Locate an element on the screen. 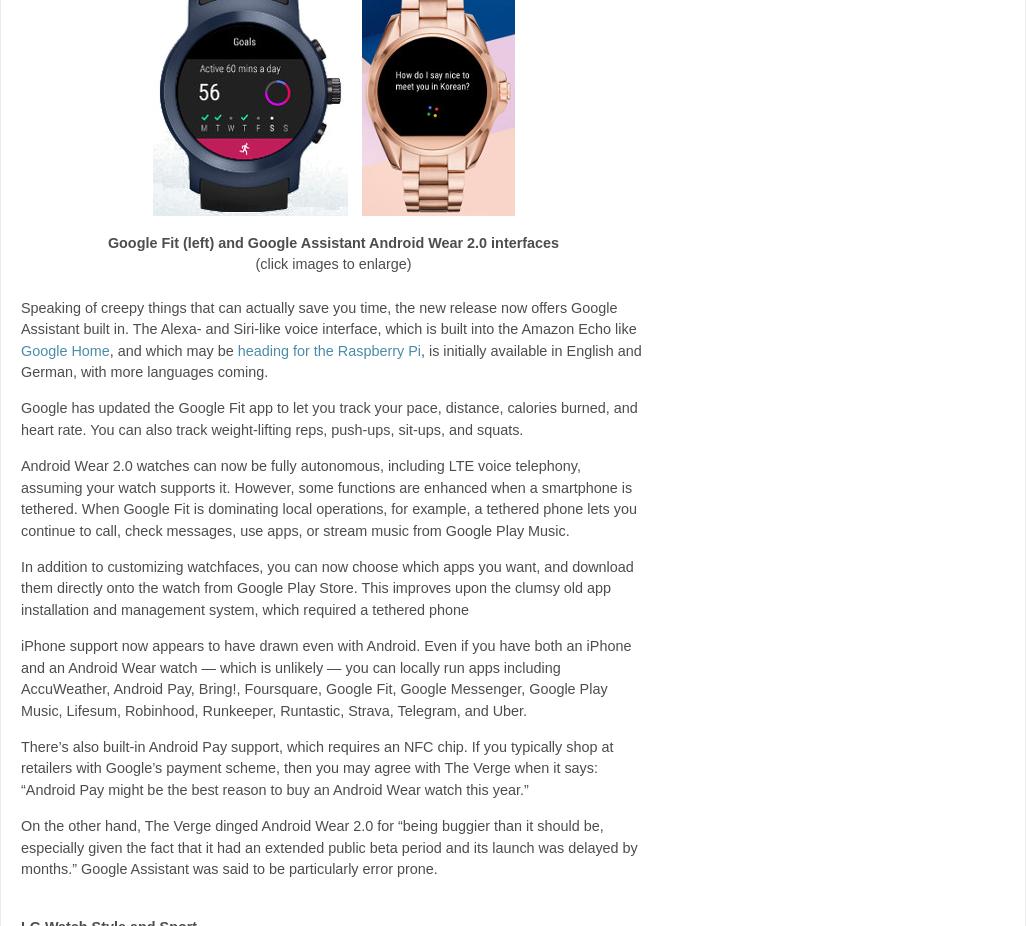 The width and height of the screenshot is (1026, 926). 'iPhone support now appears to have drawn even with Android. Even if you have both an iPhone and an Android Wear watch — which is unlikely — you can locally run apps including AccuWeather, Android Pay, Bring!, Foursquare, Google Fit, Google Messenger, Google Play Music, Lifesum, Robinhood, Runkeeper, Runtastic, Strava, Telegram, and Uber.' is located at coordinates (21, 676).